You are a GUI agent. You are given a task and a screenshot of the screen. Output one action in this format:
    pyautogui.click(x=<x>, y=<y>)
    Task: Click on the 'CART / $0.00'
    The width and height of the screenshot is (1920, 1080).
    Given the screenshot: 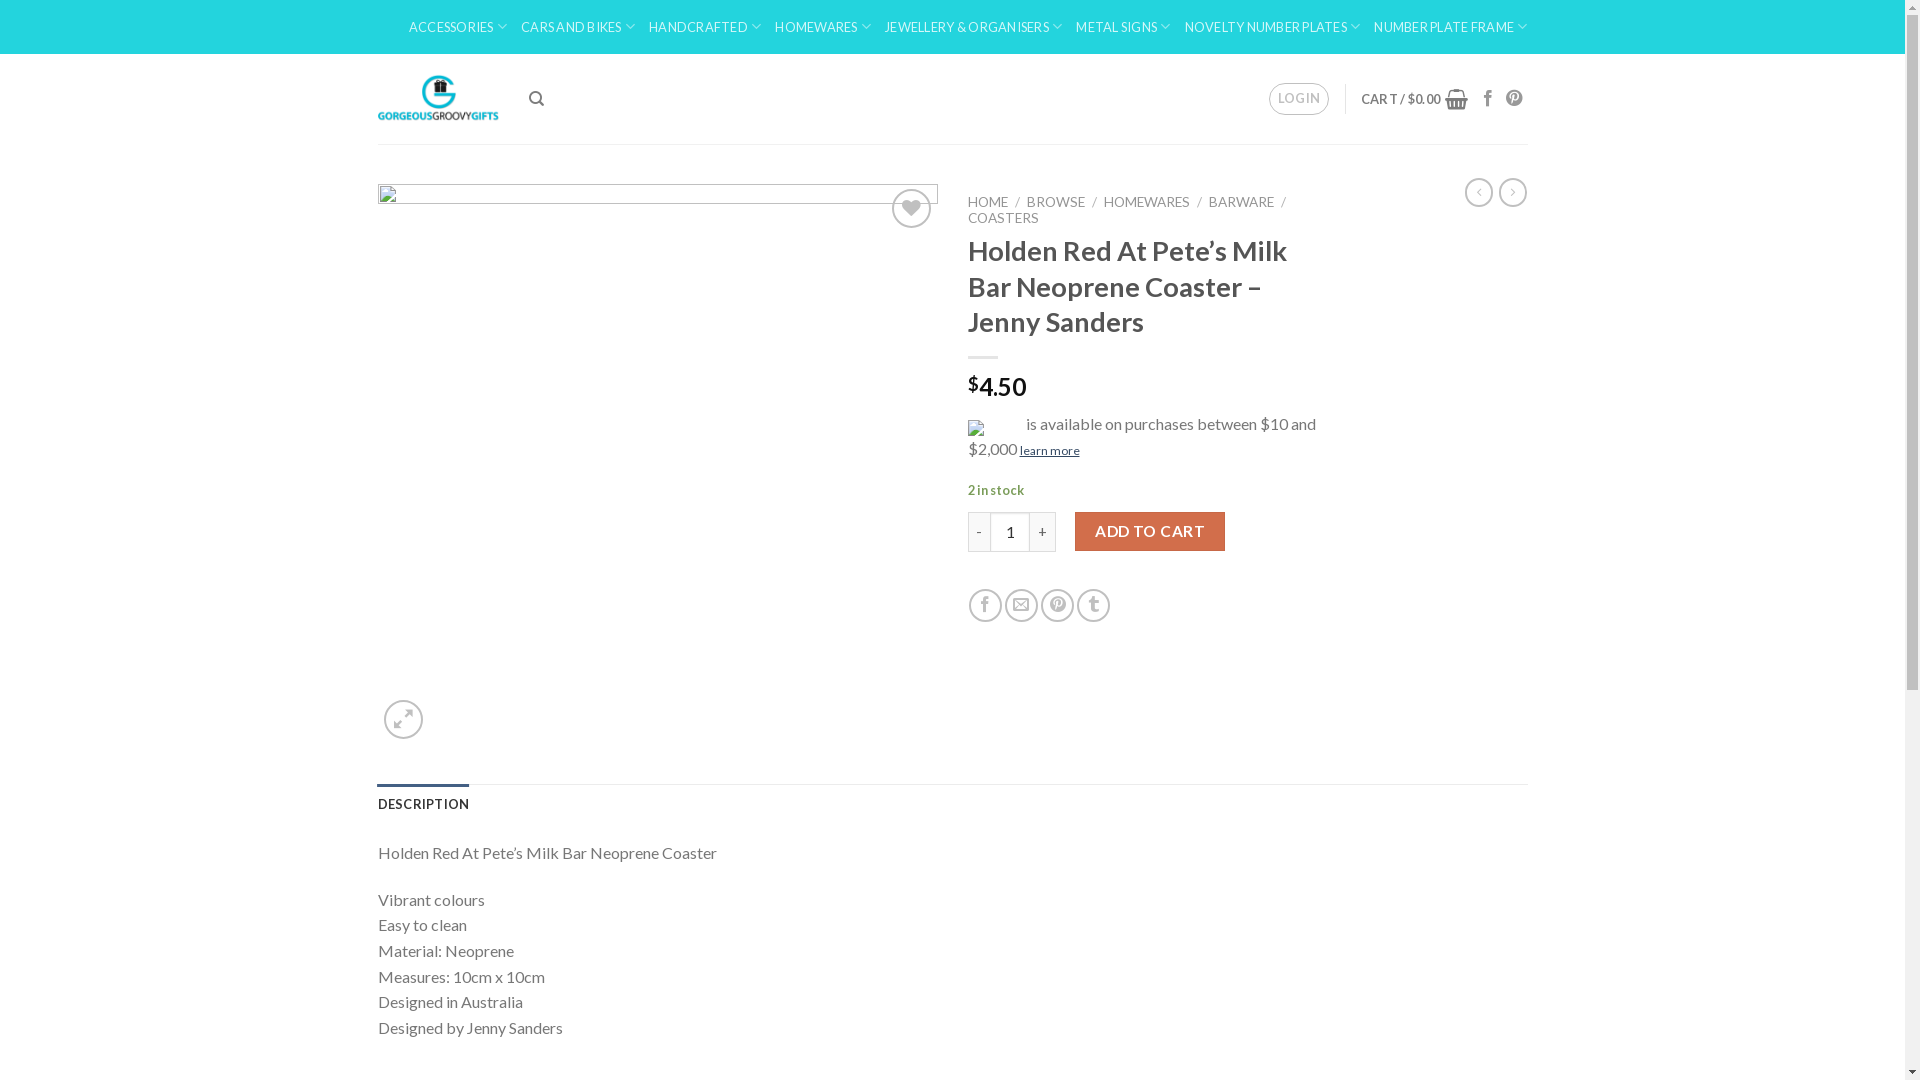 What is the action you would take?
    pyautogui.click(x=1413, y=99)
    